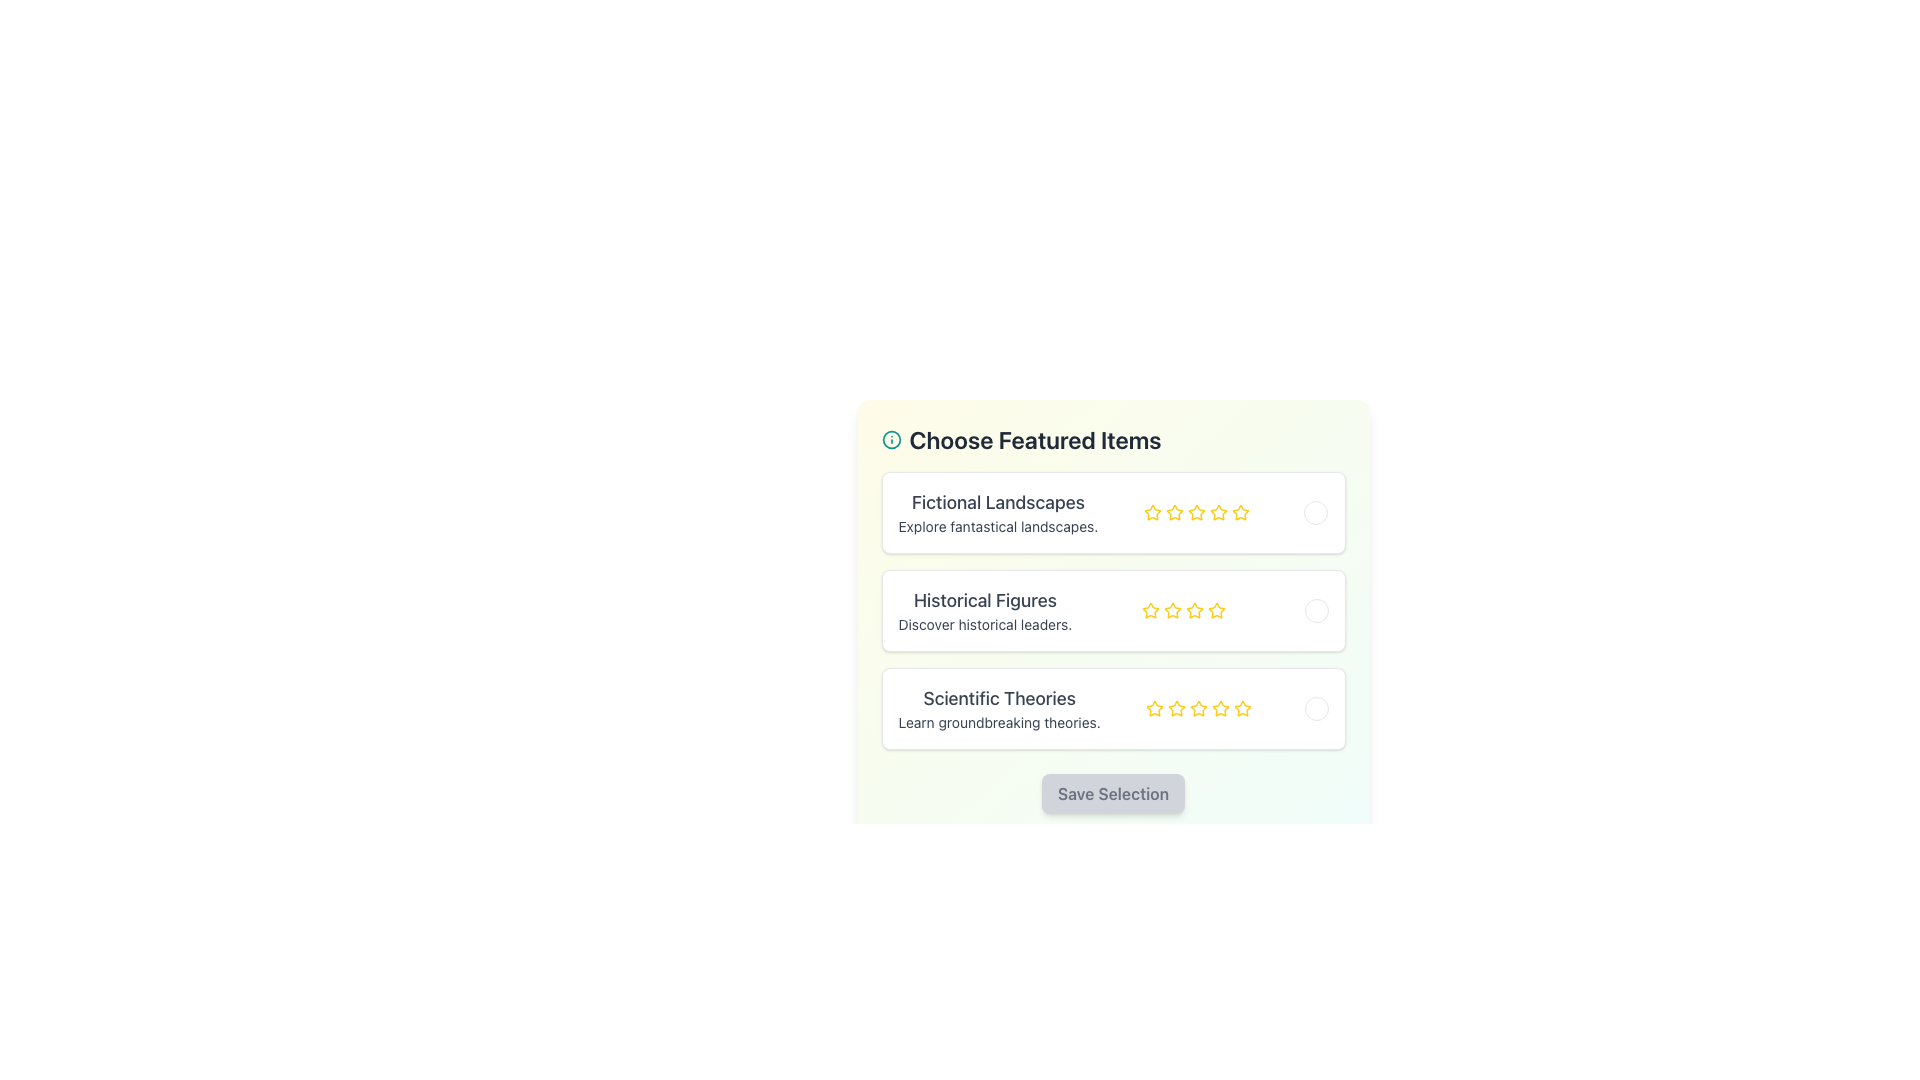 This screenshot has height=1080, width=1920. What do you see at coordinates (999, 708) in the screenshot?
I see `the Text Block displaying the title 'Scientific Theories' and subtitle 'Learn groundbreaking theories.' located in the third row of the 'Choose Featured Items' section` at bounding box center [999, 708].